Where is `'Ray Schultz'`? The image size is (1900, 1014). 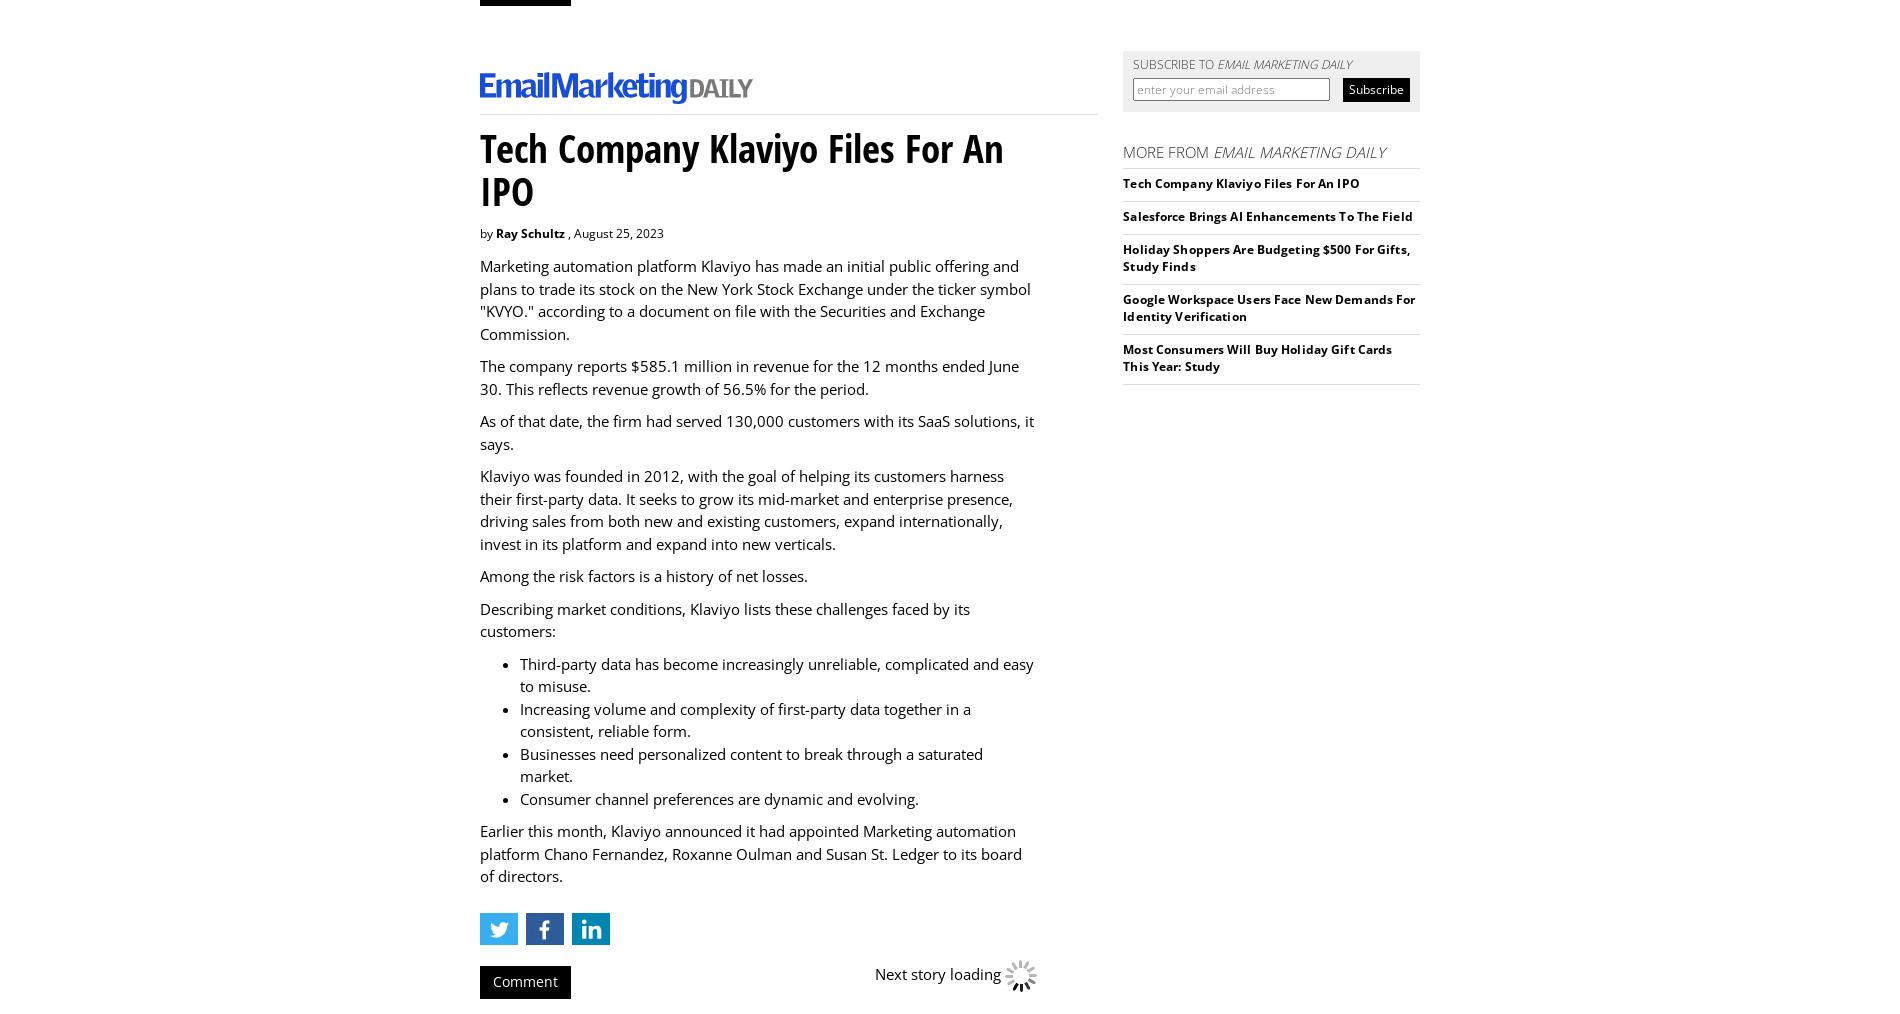 'Ray Schultz' is located at coordinates (496, 232).